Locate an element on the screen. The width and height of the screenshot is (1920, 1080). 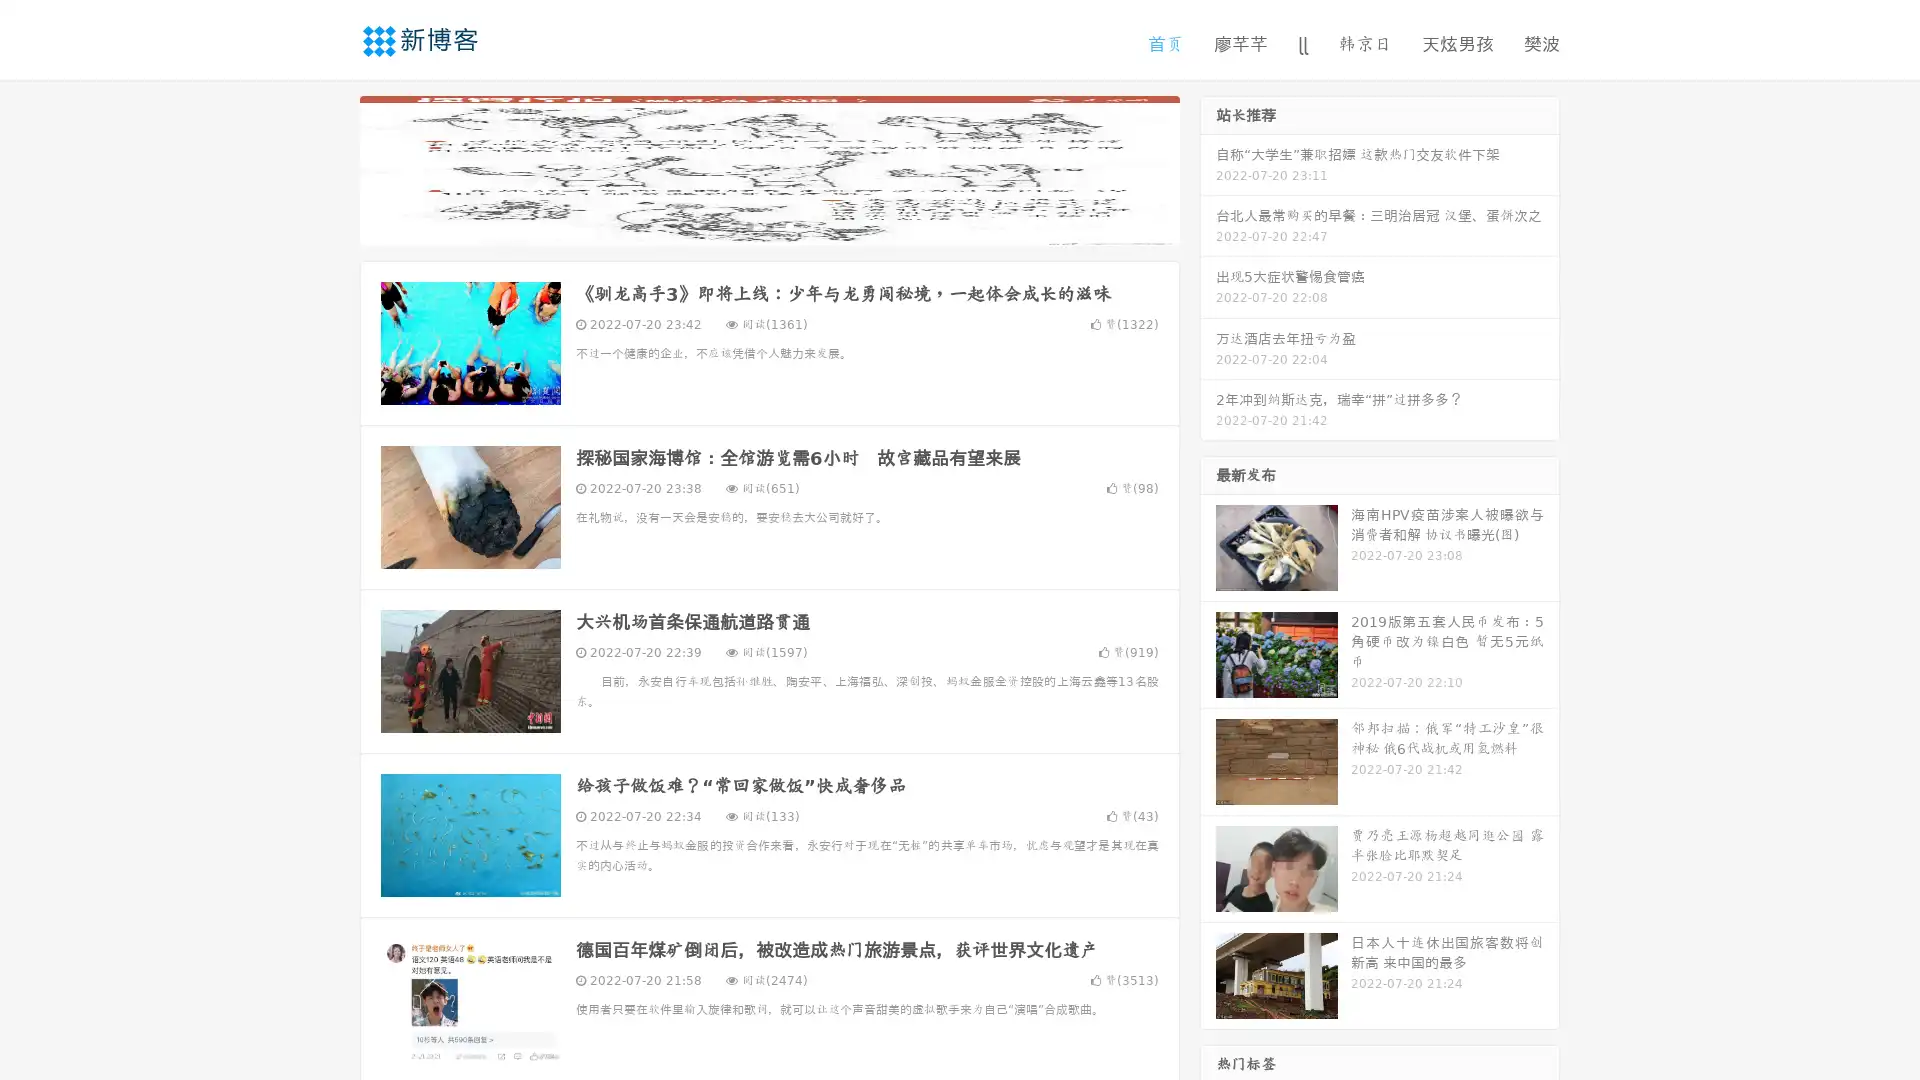
Next slide is located at coordinates (1208, 168).